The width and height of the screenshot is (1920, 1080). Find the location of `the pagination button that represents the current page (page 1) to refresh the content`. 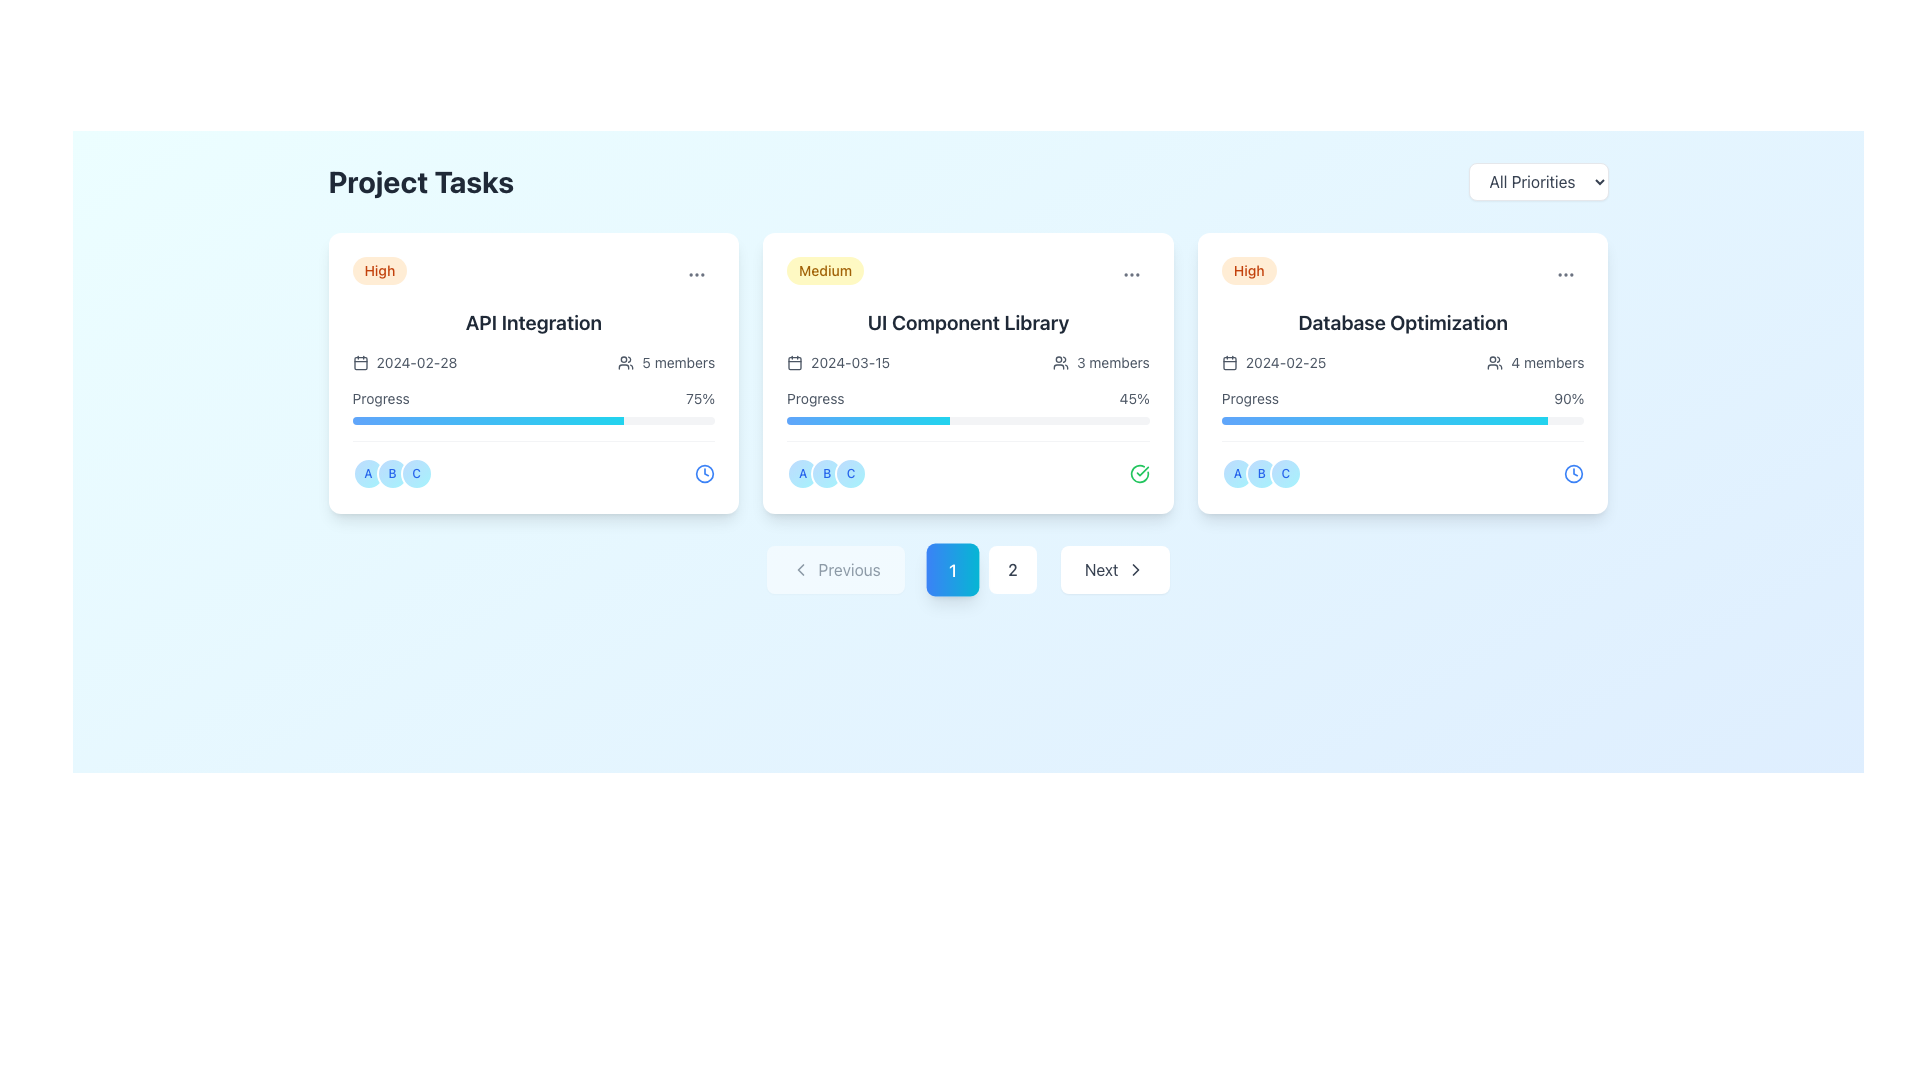

the pagination button that represents the current page (page 1) to refresh the content is located at coordinates (968, 570).